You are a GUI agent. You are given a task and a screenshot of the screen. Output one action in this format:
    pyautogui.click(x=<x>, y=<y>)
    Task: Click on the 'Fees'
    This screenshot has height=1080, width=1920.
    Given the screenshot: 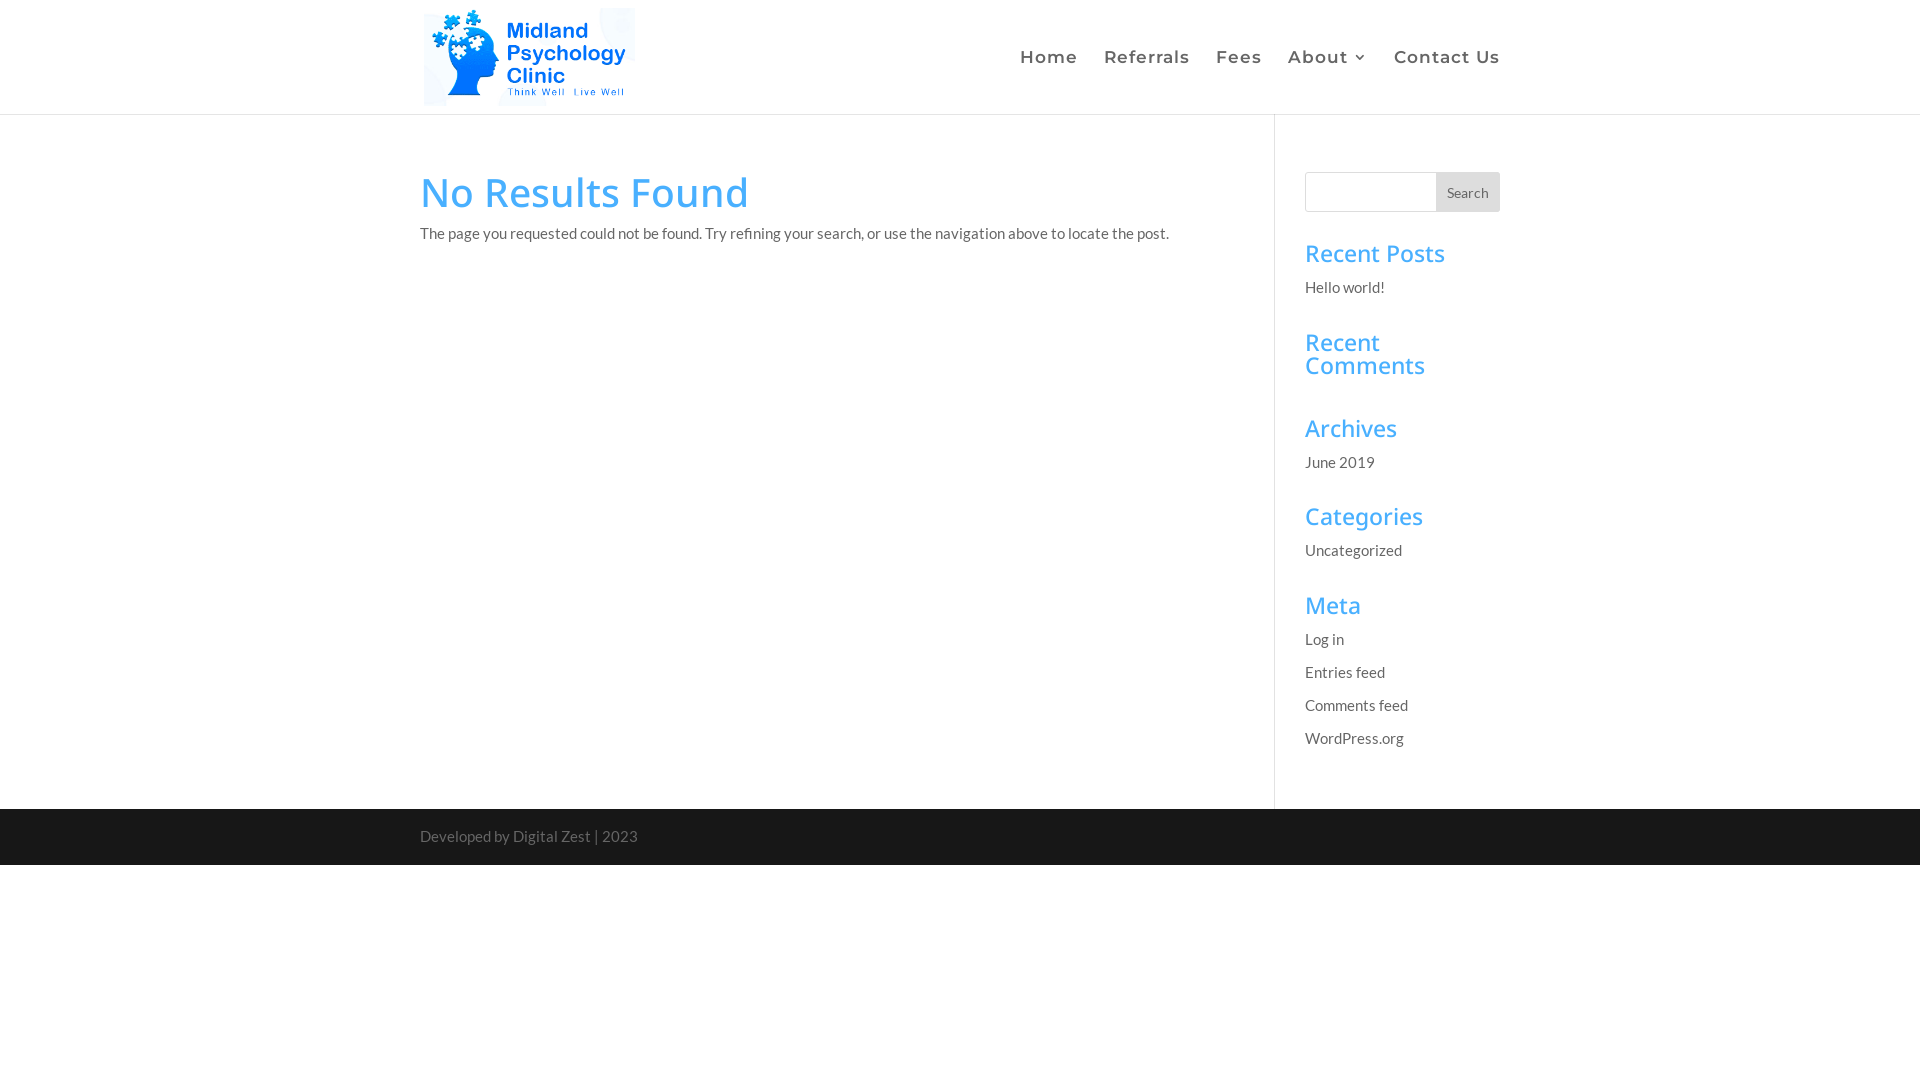 What is the action you would take?
    pyautogui.click(x=1237, y=80)
    